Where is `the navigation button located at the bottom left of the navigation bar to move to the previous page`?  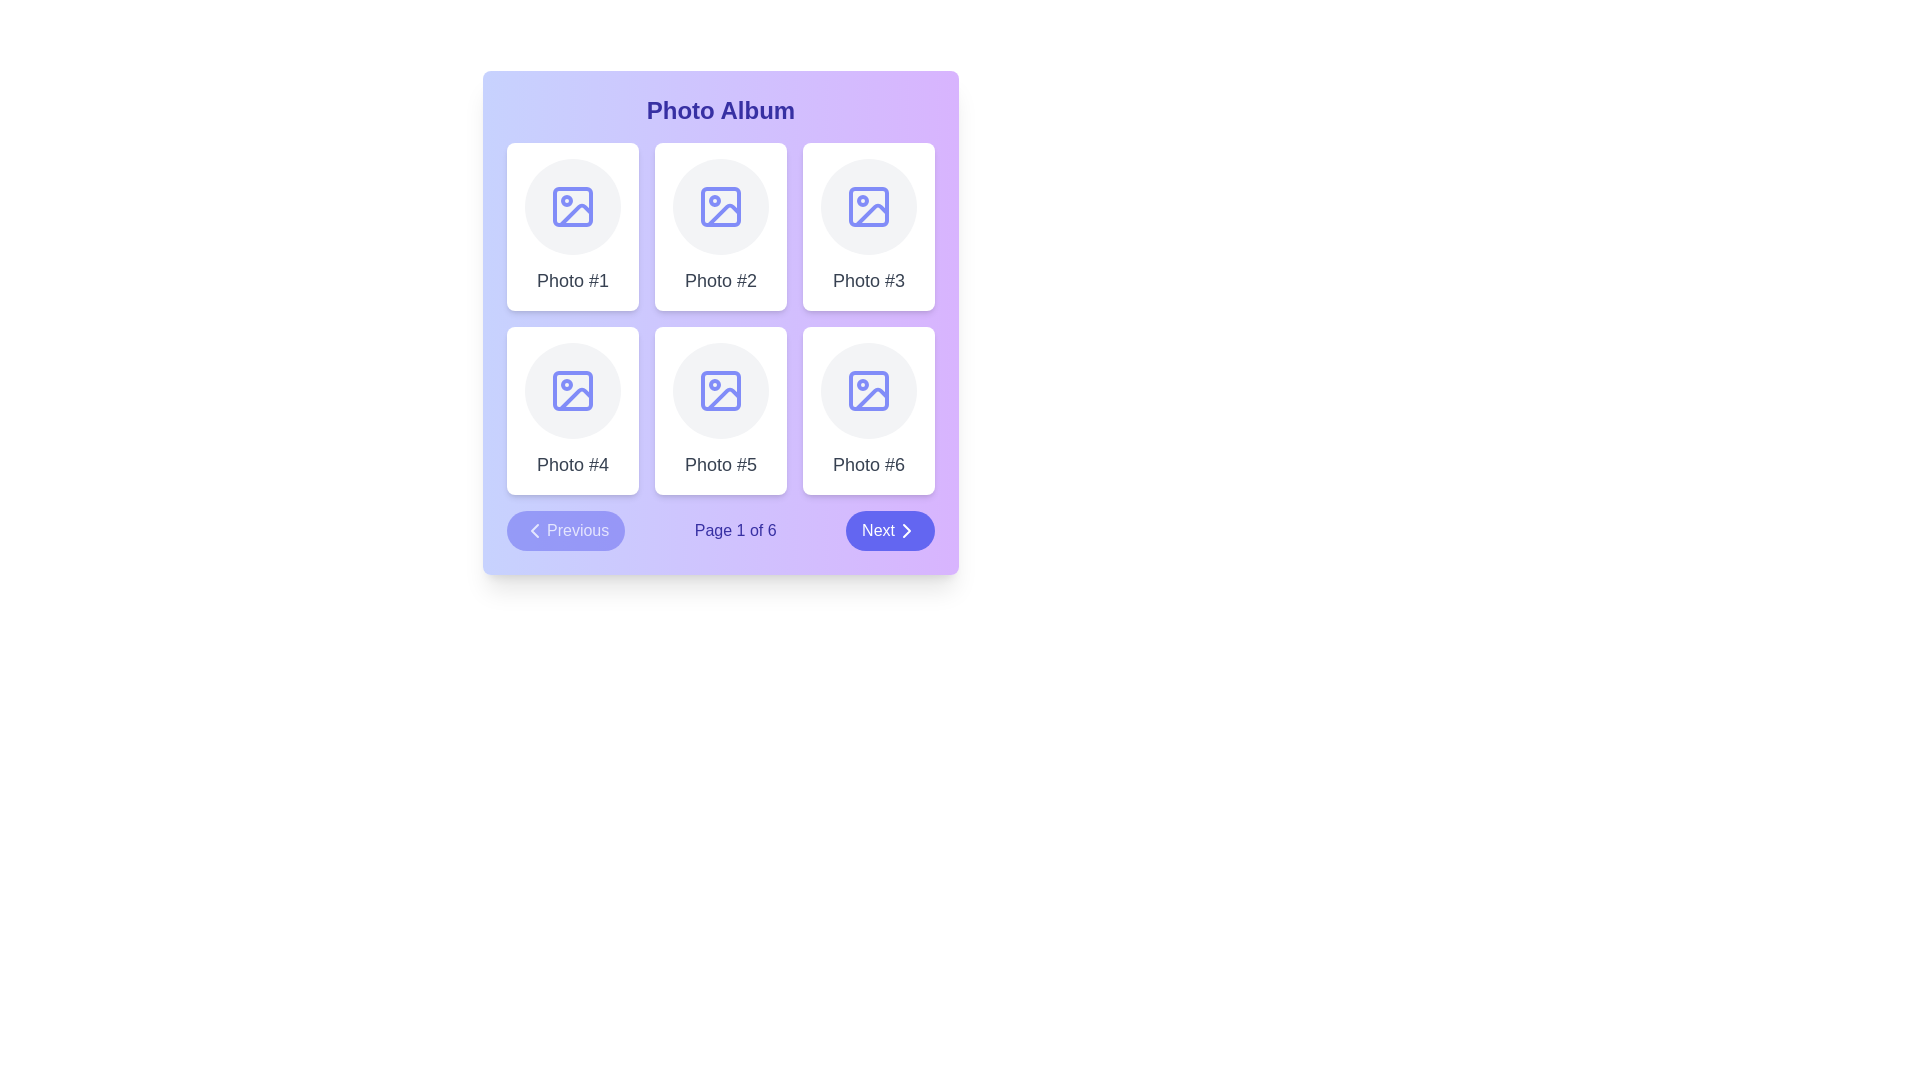 the navigation button located at the bottom left of the navigation bar to move to the previous page is located at coordinates (565, 530).